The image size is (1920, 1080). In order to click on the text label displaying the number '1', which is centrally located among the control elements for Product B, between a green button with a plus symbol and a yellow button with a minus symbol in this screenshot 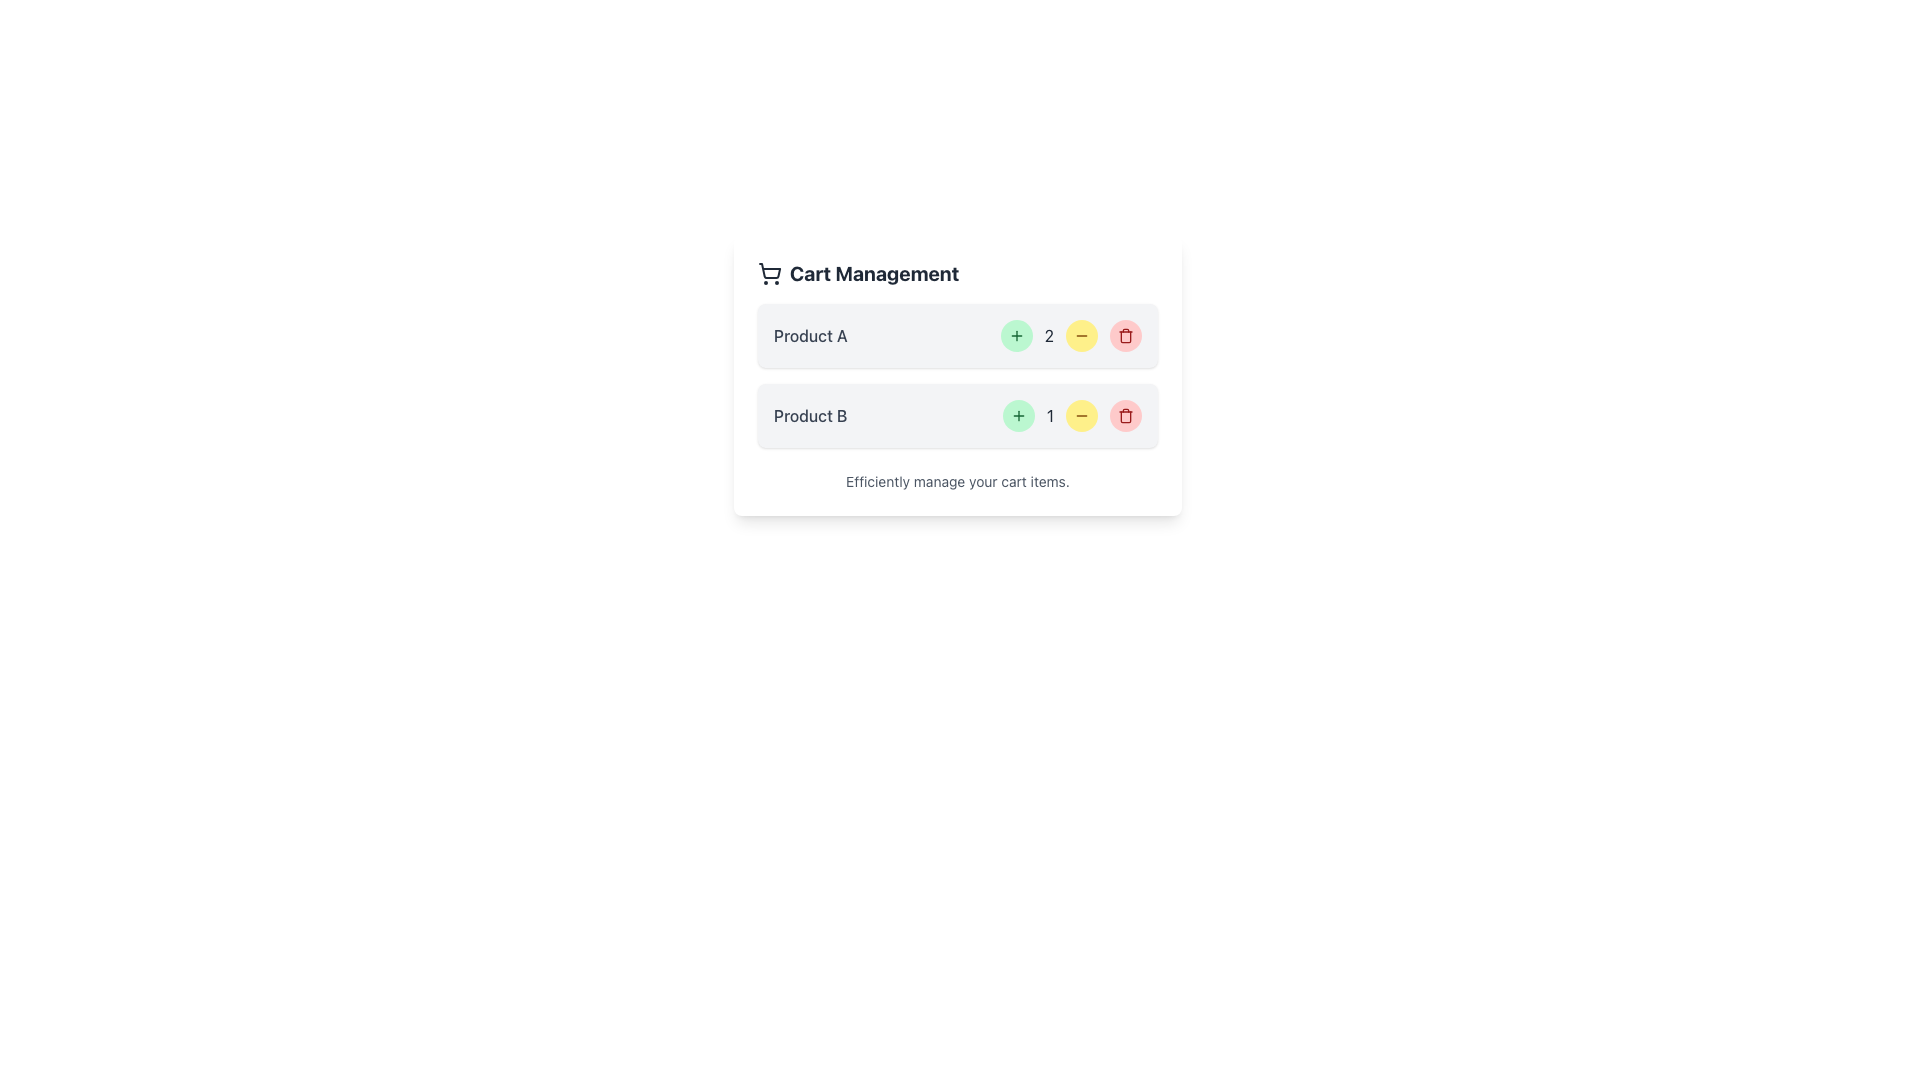, I will do `click(1071, 415)`.